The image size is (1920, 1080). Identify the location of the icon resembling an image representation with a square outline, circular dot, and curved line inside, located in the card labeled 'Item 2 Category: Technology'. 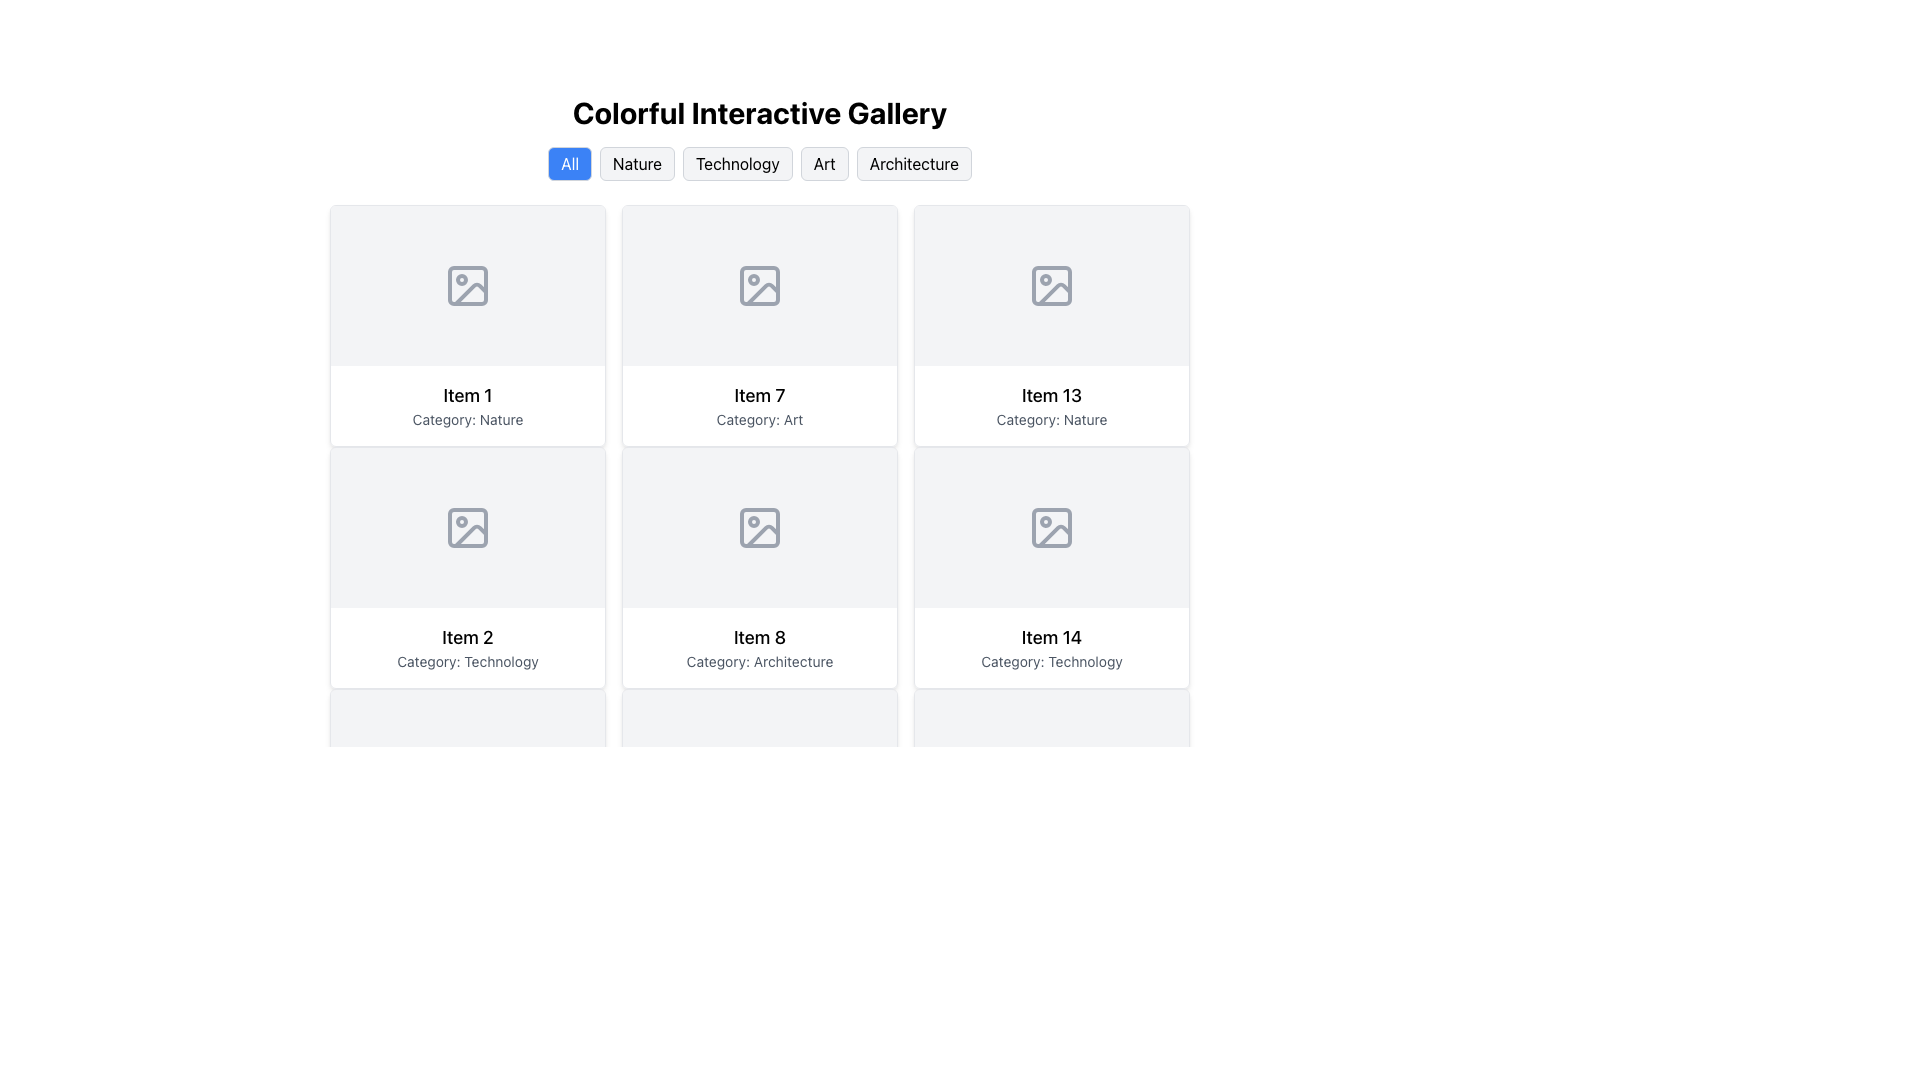
(466, 527).